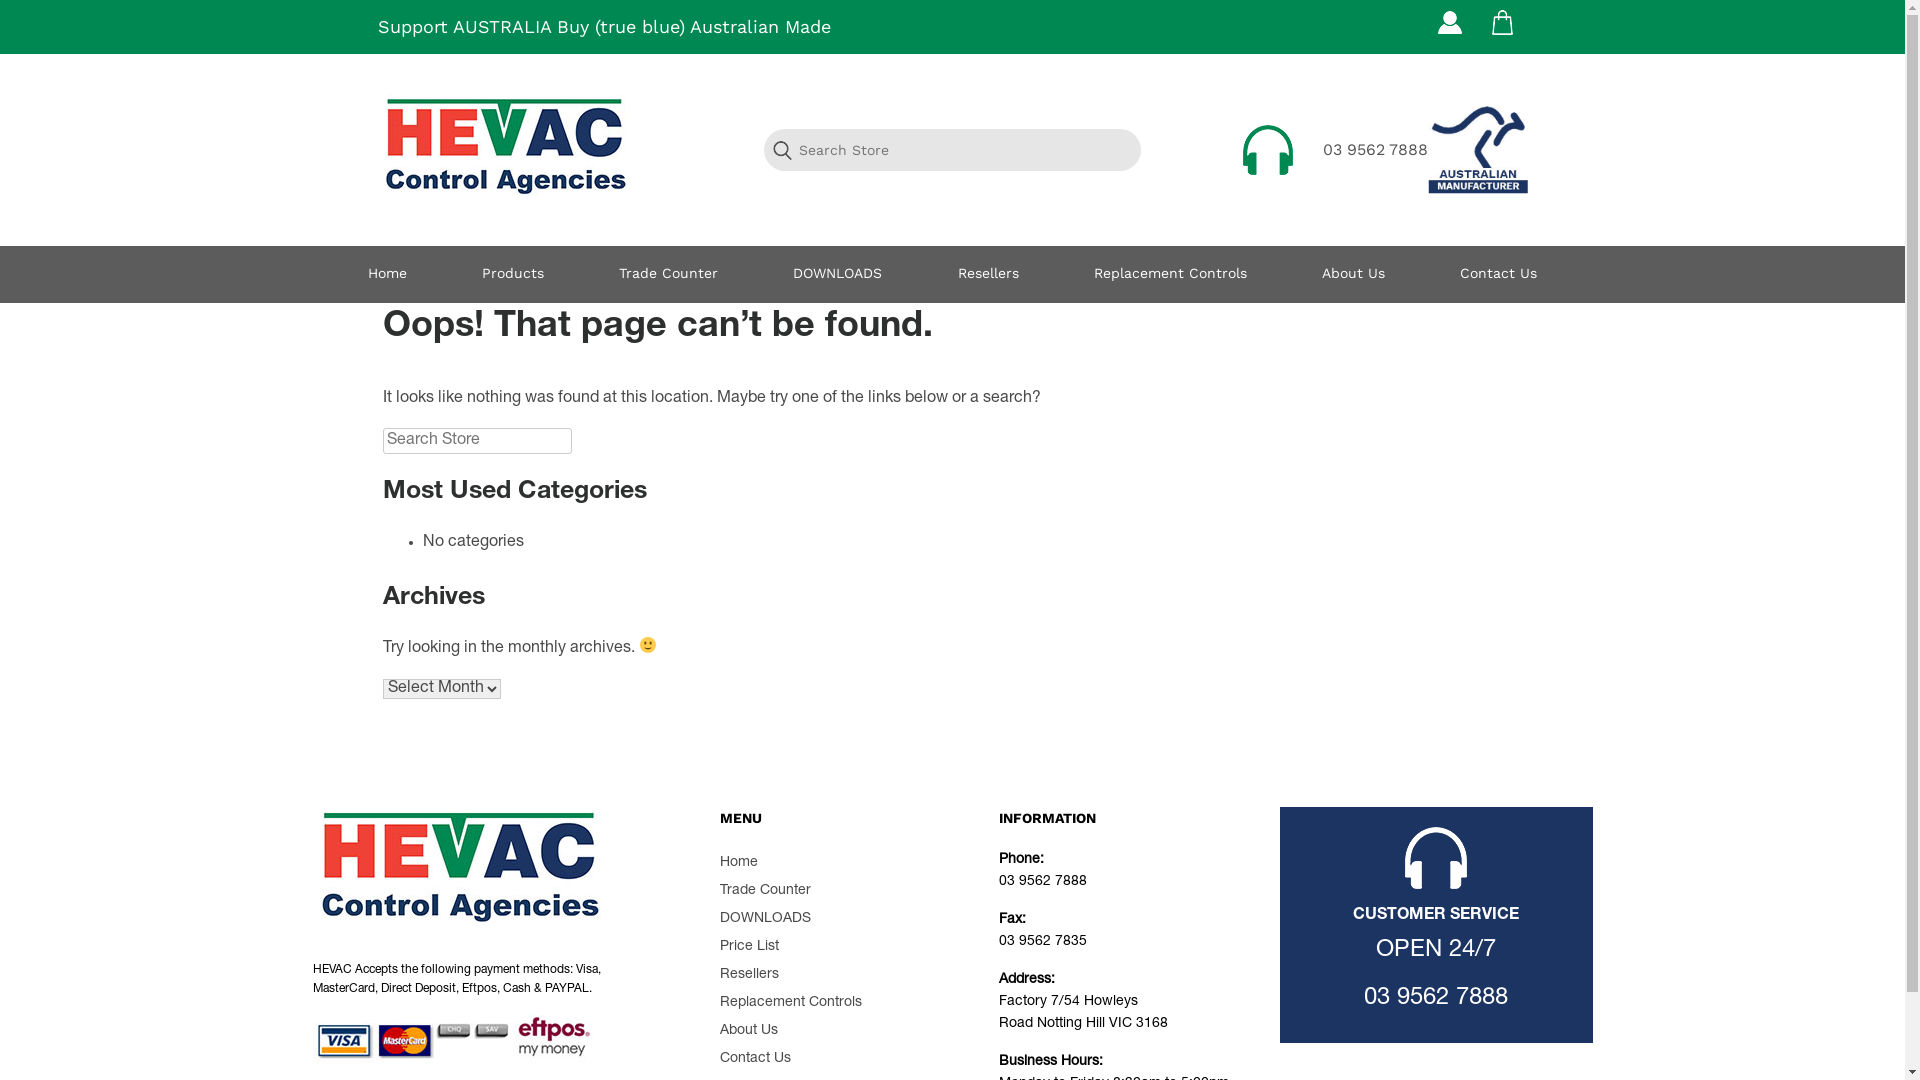 The image size is (1920, 1080). Describe the element at coordinates (747, 1030) in the screenshot. I see `'About Us'` at that location.